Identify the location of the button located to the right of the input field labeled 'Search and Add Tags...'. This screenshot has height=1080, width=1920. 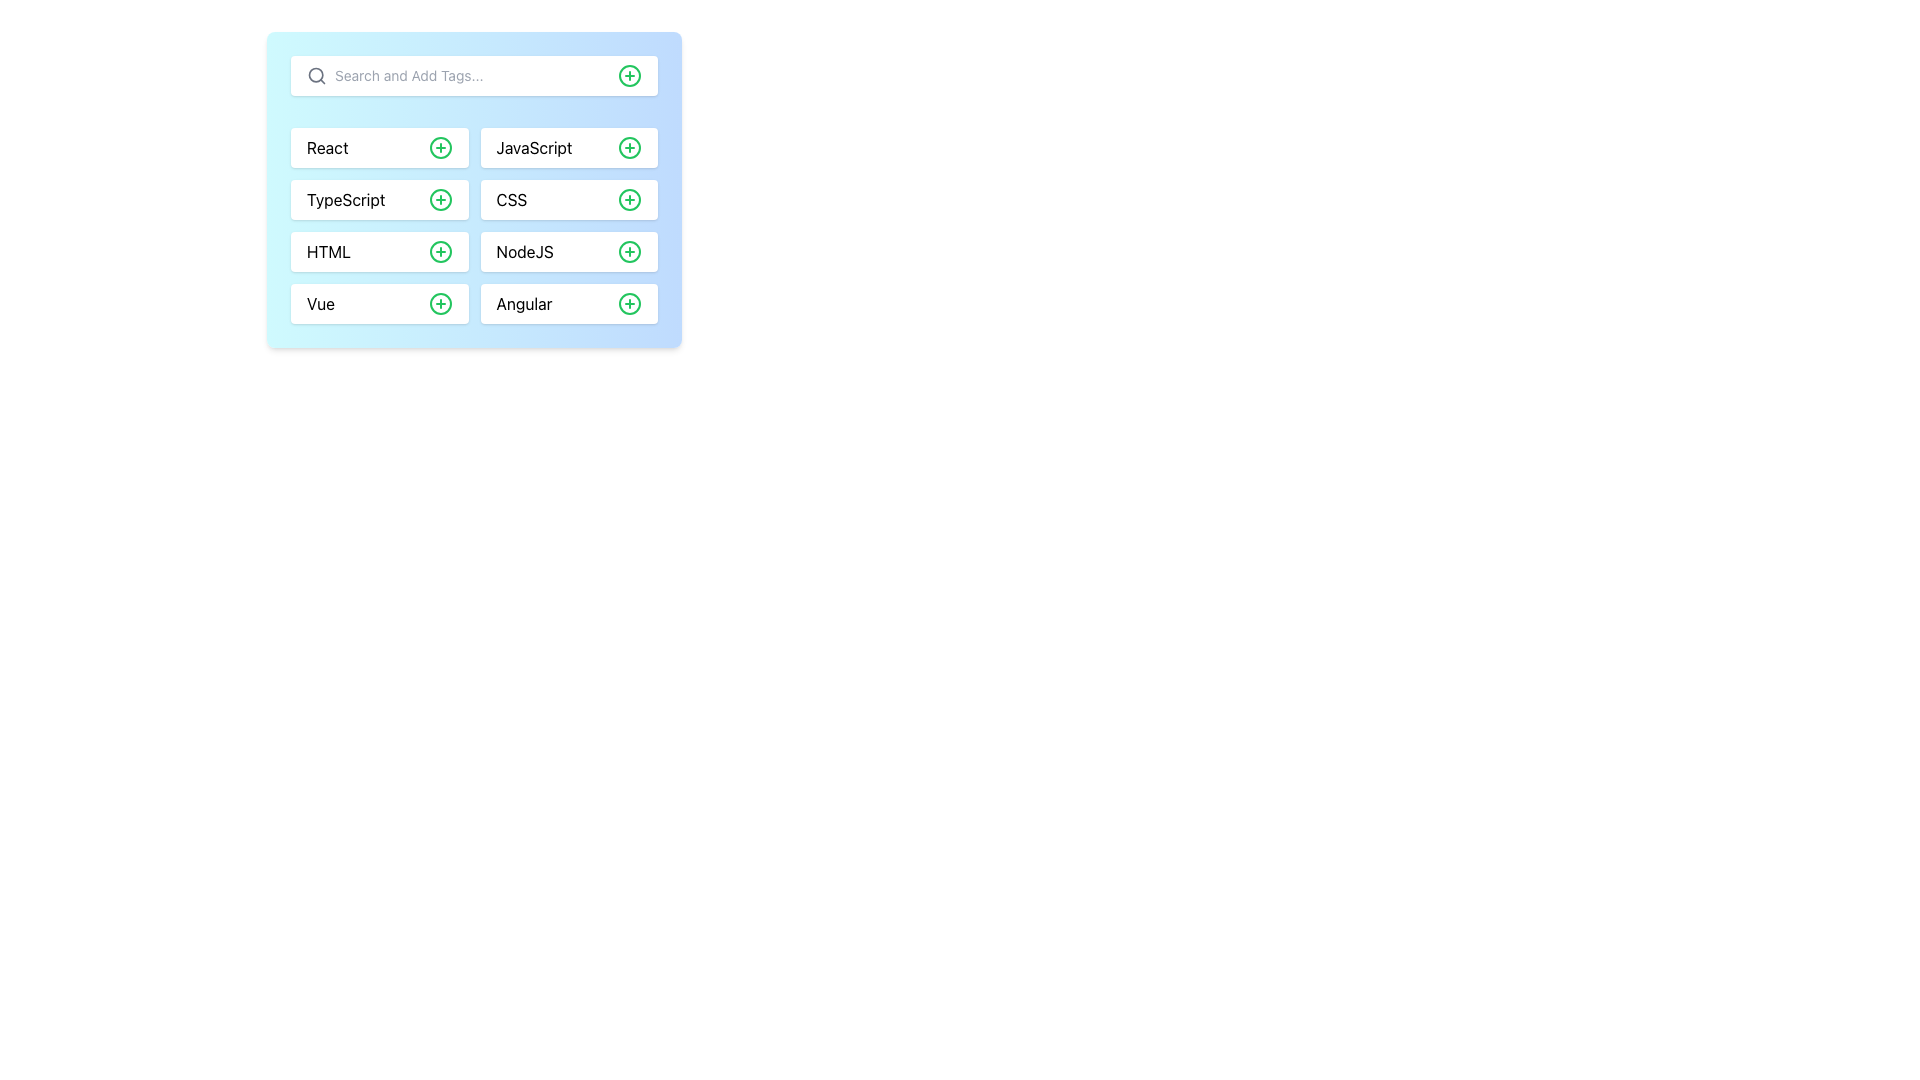
(628, 75).